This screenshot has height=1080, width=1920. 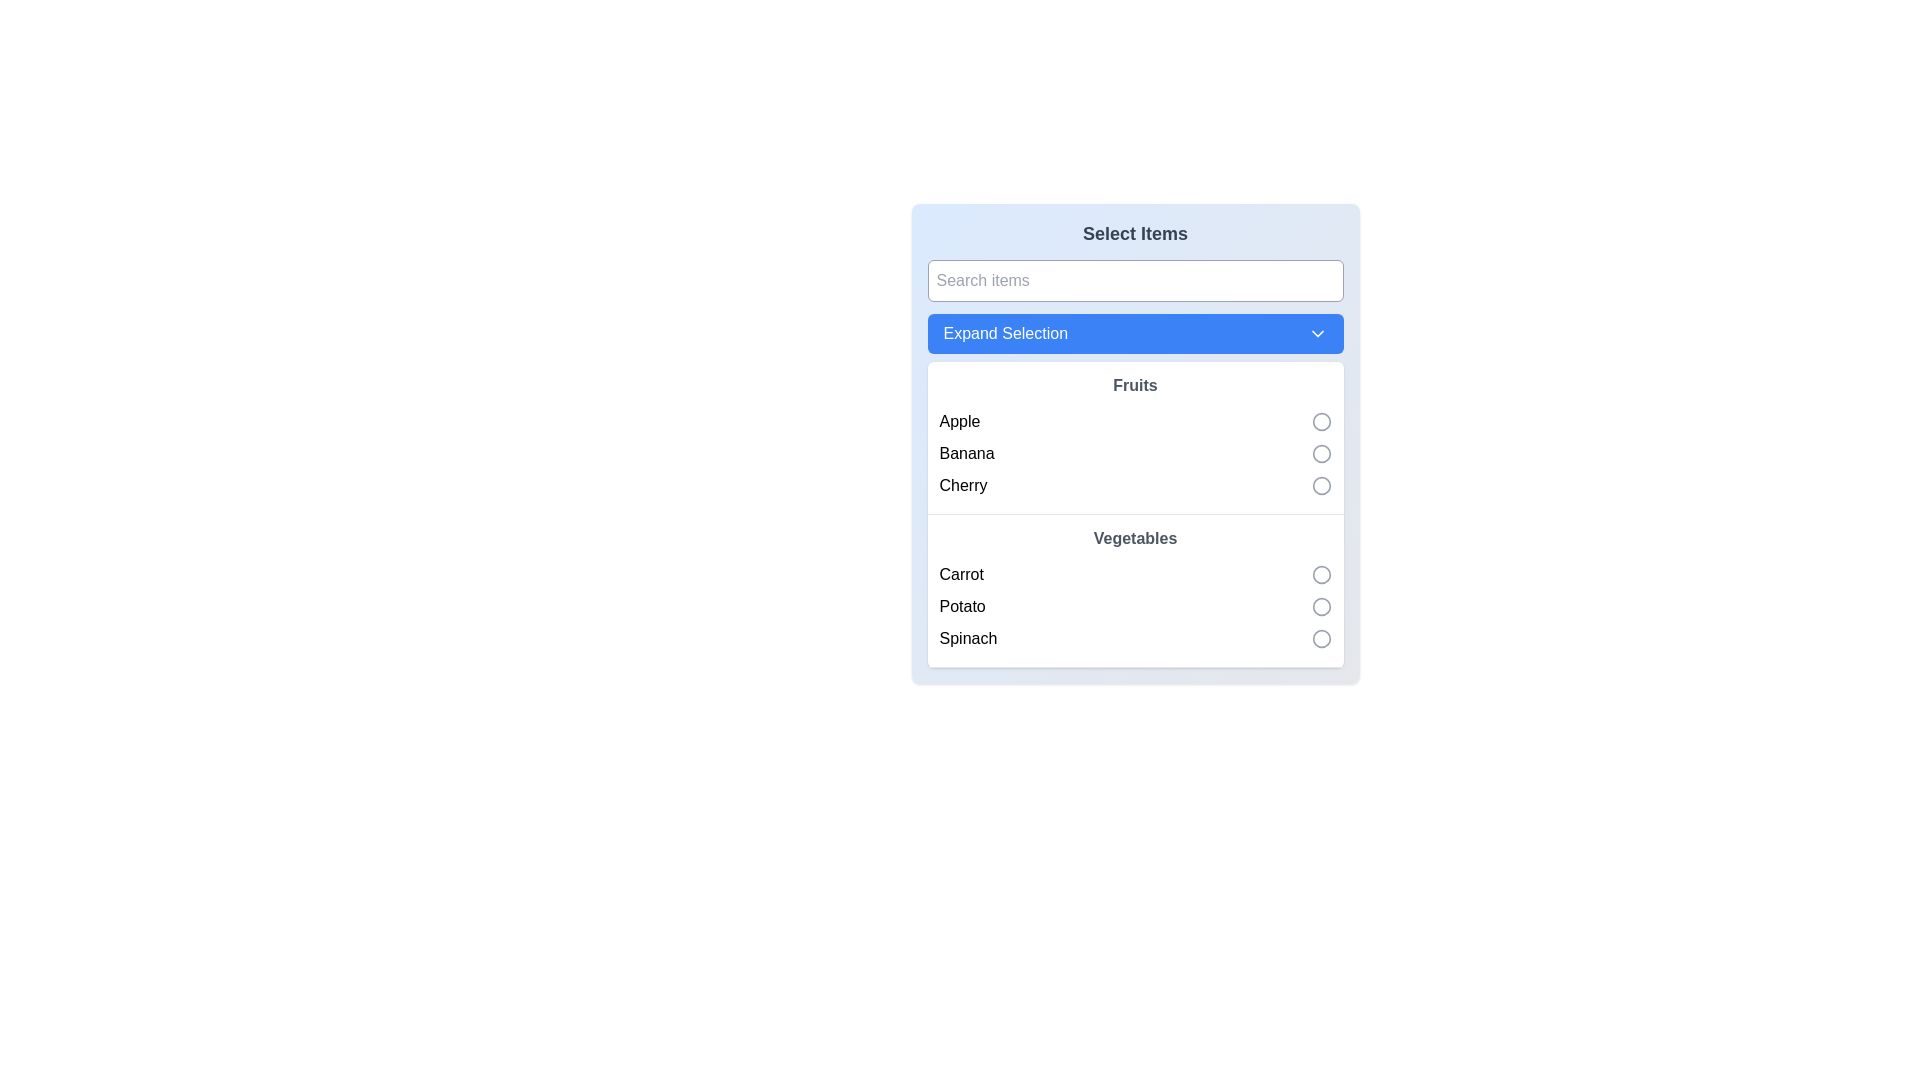 I want to click on the 'Fruits' text label, which is a bold gray header positioned near the top of the list, directly below the 'Expand Selection' dropdown, so click(x=1135, y=385).